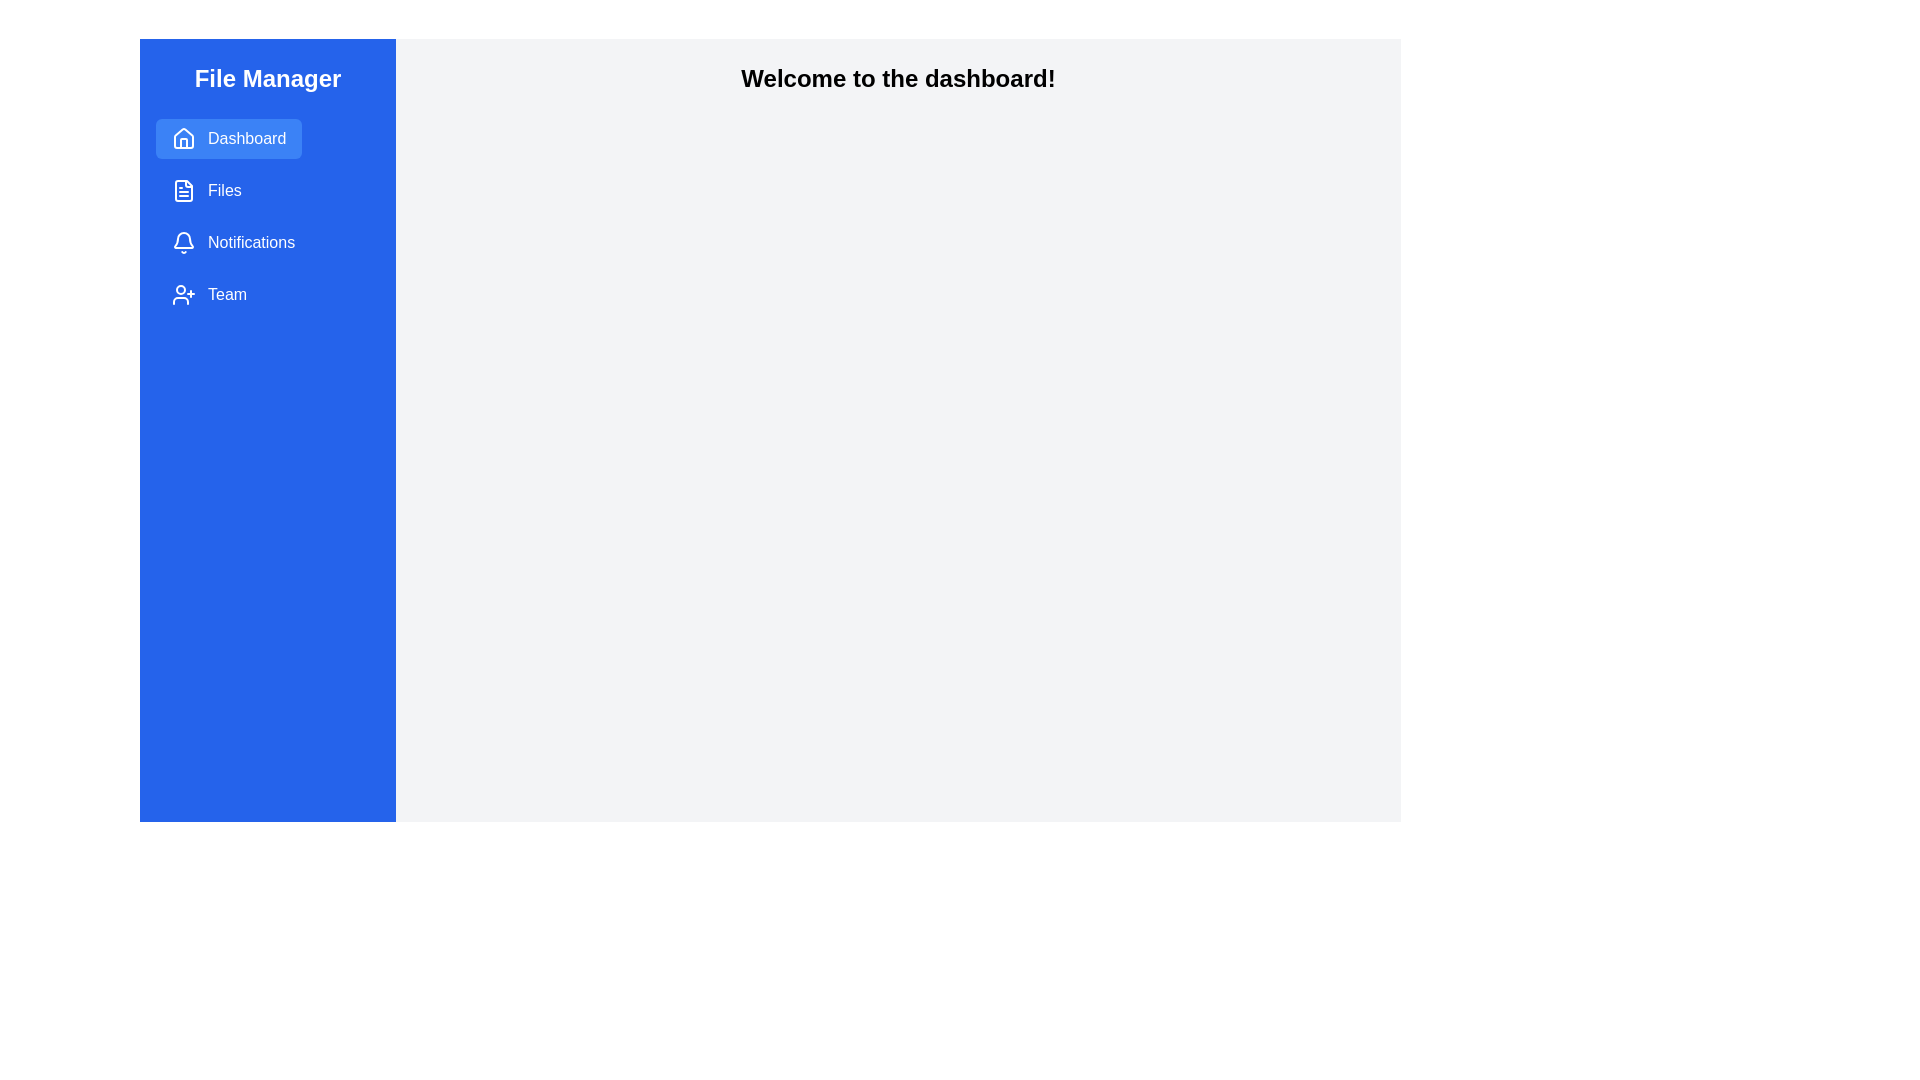 This screenshot has width=1920, height=1080. Describe the element at coordinates (183, 239) in the screenshot. I see `the bell icon in the left-hand navigation bar` at that location.